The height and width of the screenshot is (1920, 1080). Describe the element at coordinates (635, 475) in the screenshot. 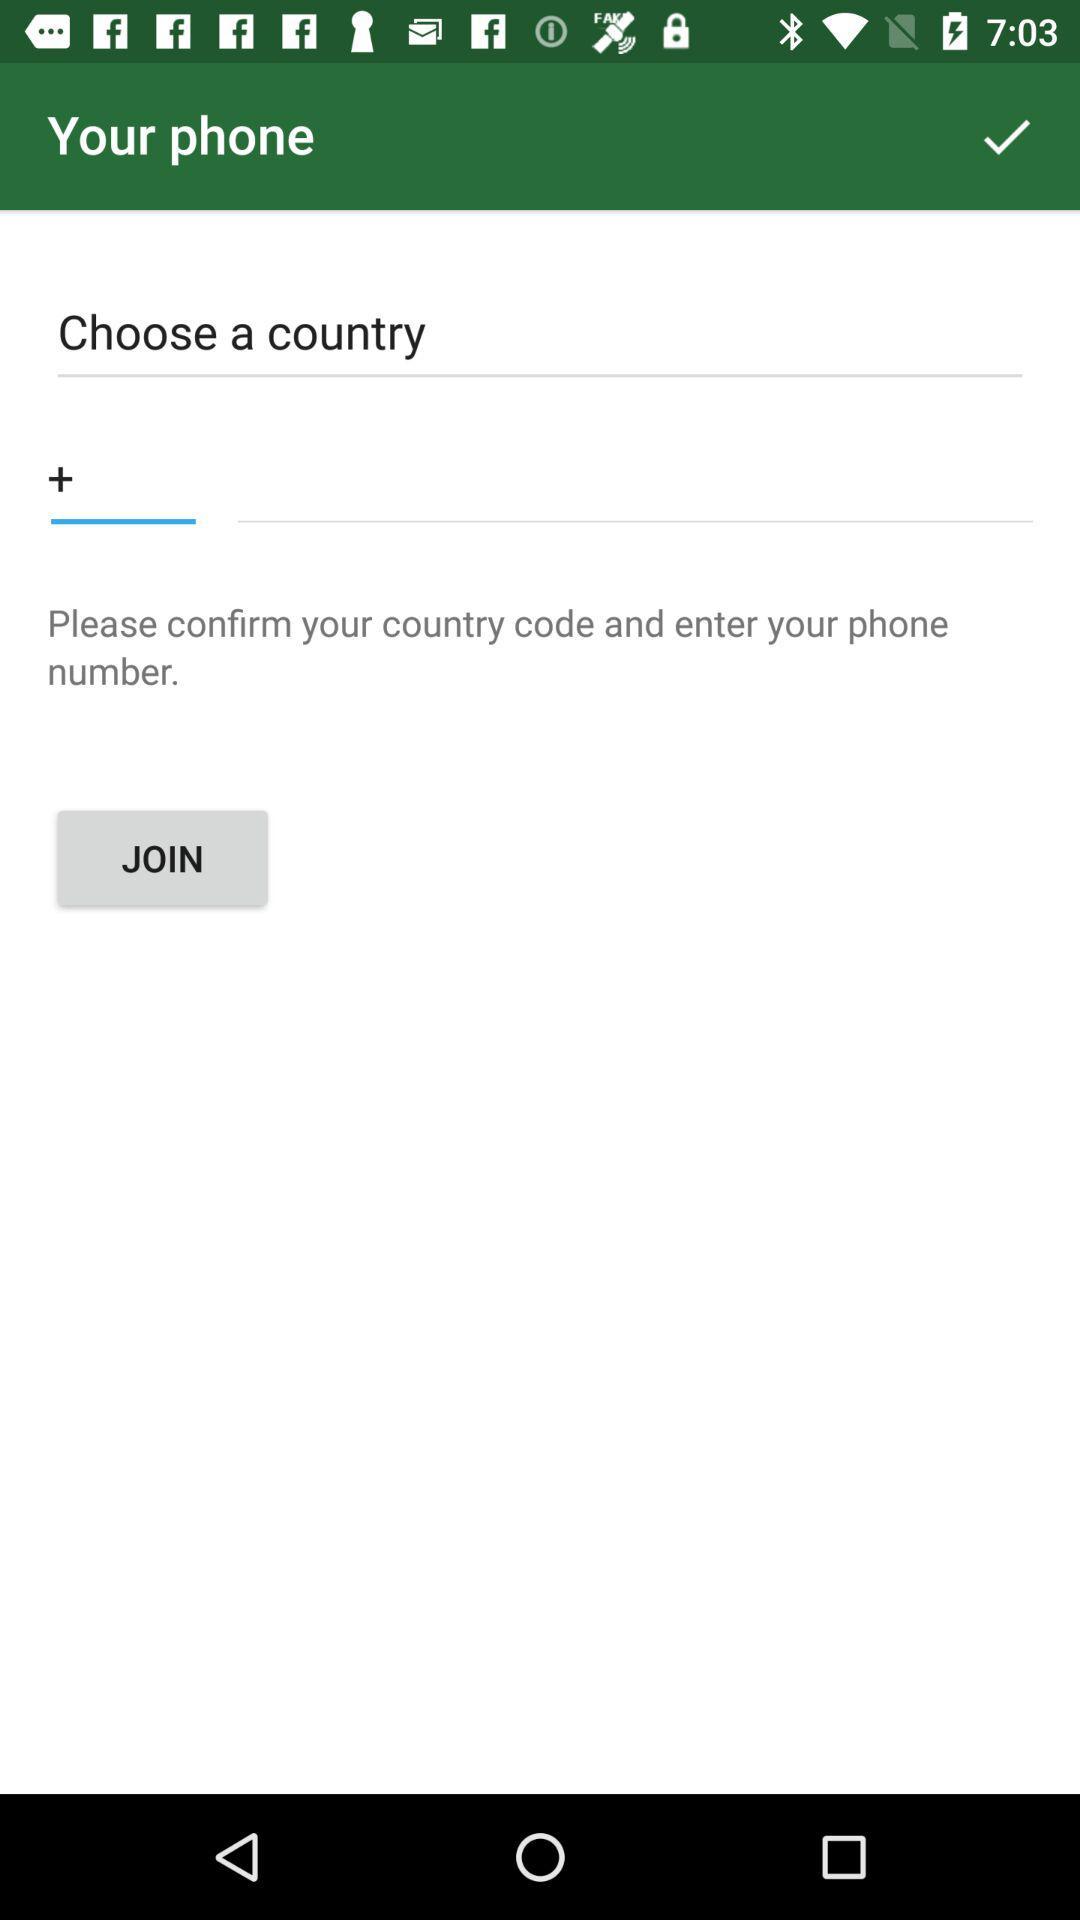

I see `phone number` at that location.